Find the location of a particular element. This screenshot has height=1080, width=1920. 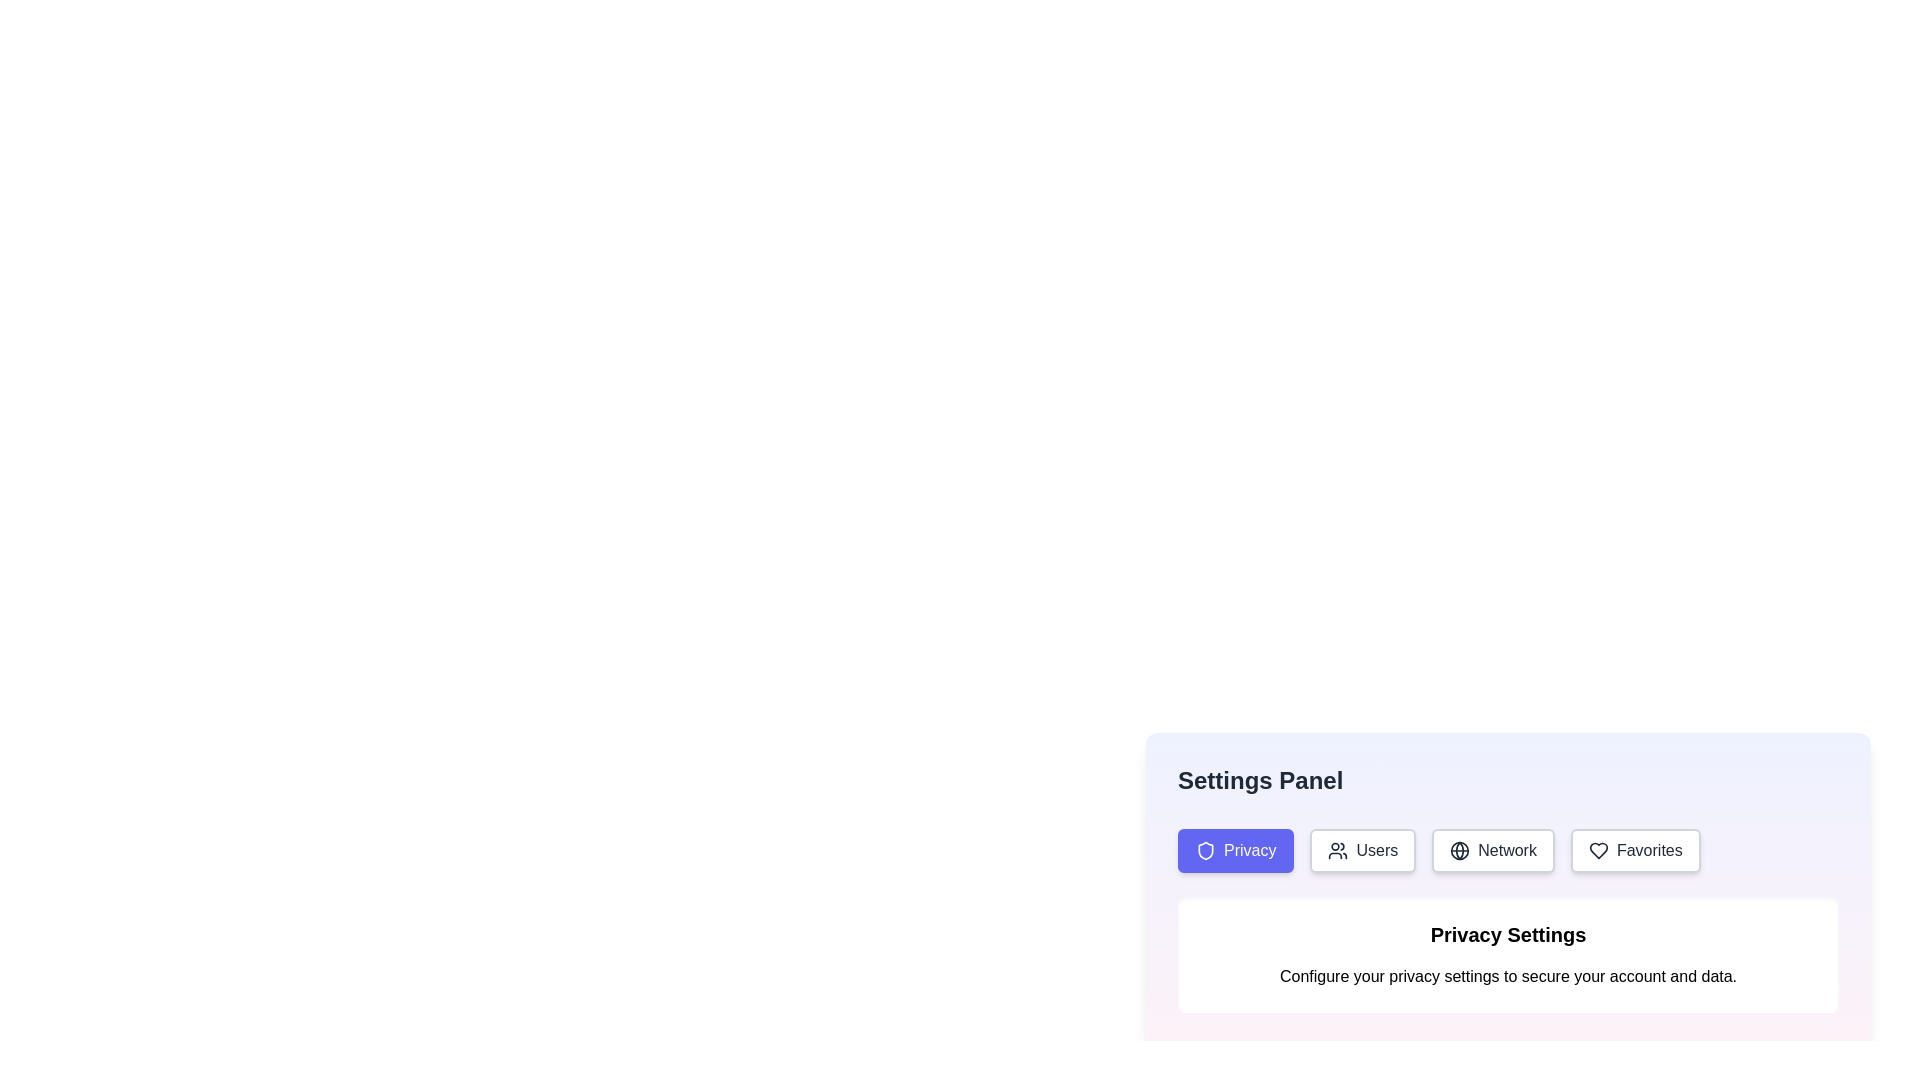

the text label that reads 'Configure your privacy settings to secure your account and data', which is located in the 'Settings Panel' below the 'Privacy Settings' title is located at coordinates (1508, 975).